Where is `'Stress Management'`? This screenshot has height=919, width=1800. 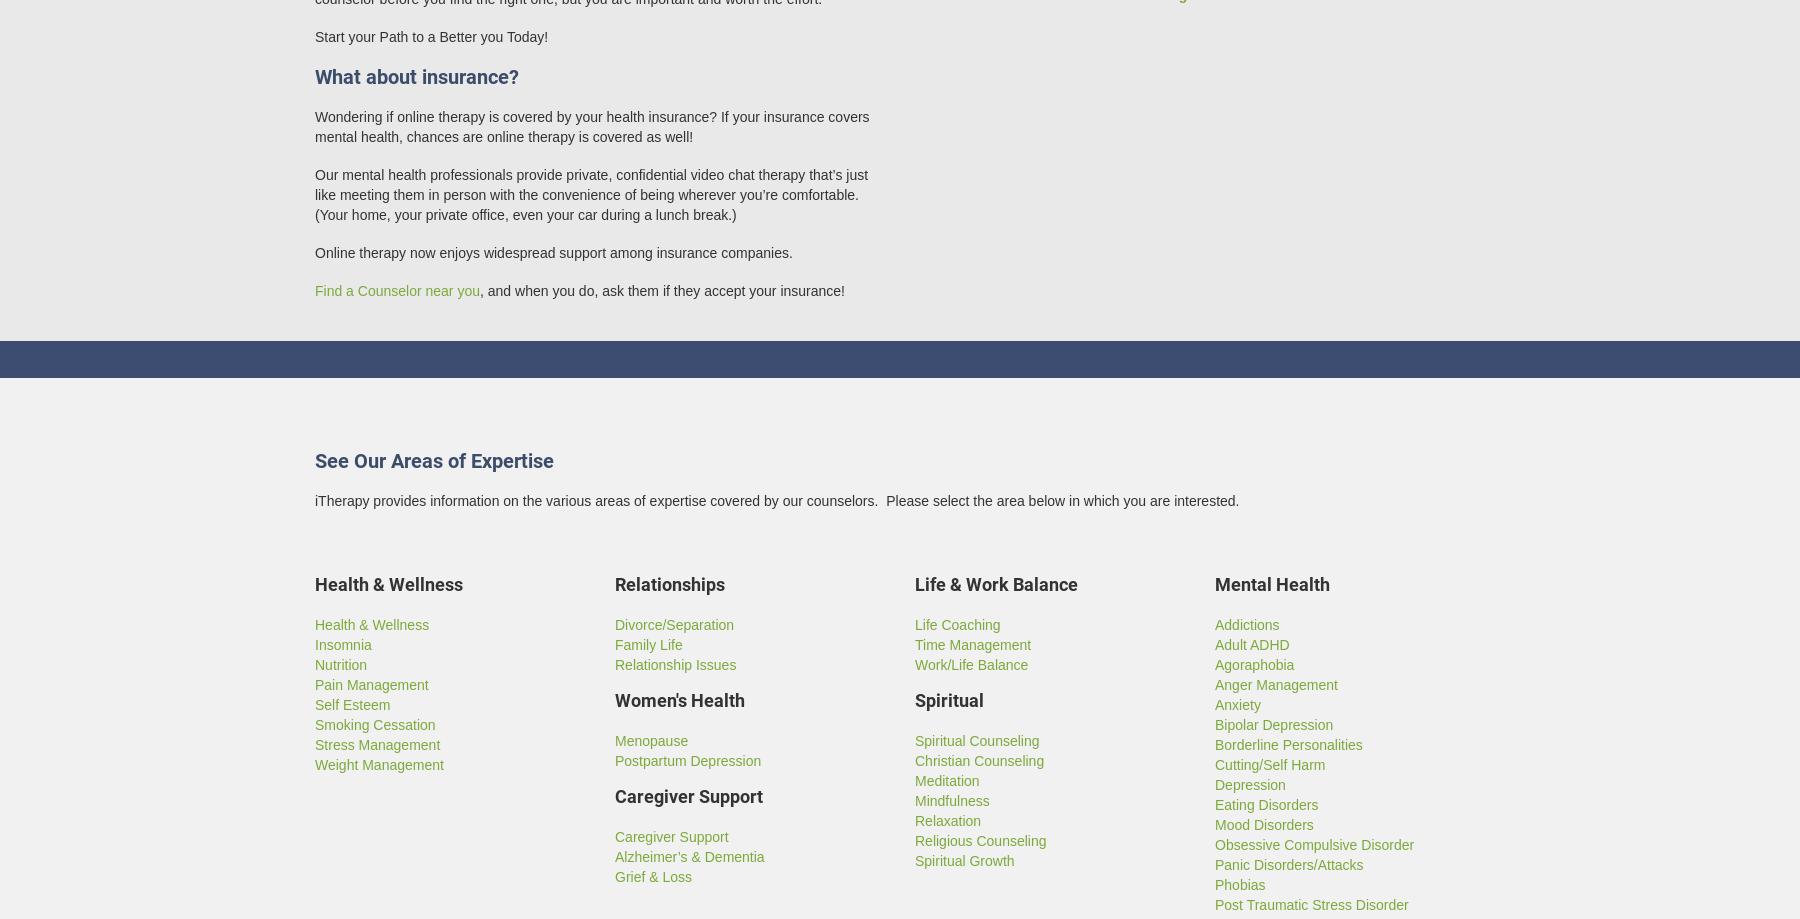 'Stress Management' is located at coordinates (377, 745).